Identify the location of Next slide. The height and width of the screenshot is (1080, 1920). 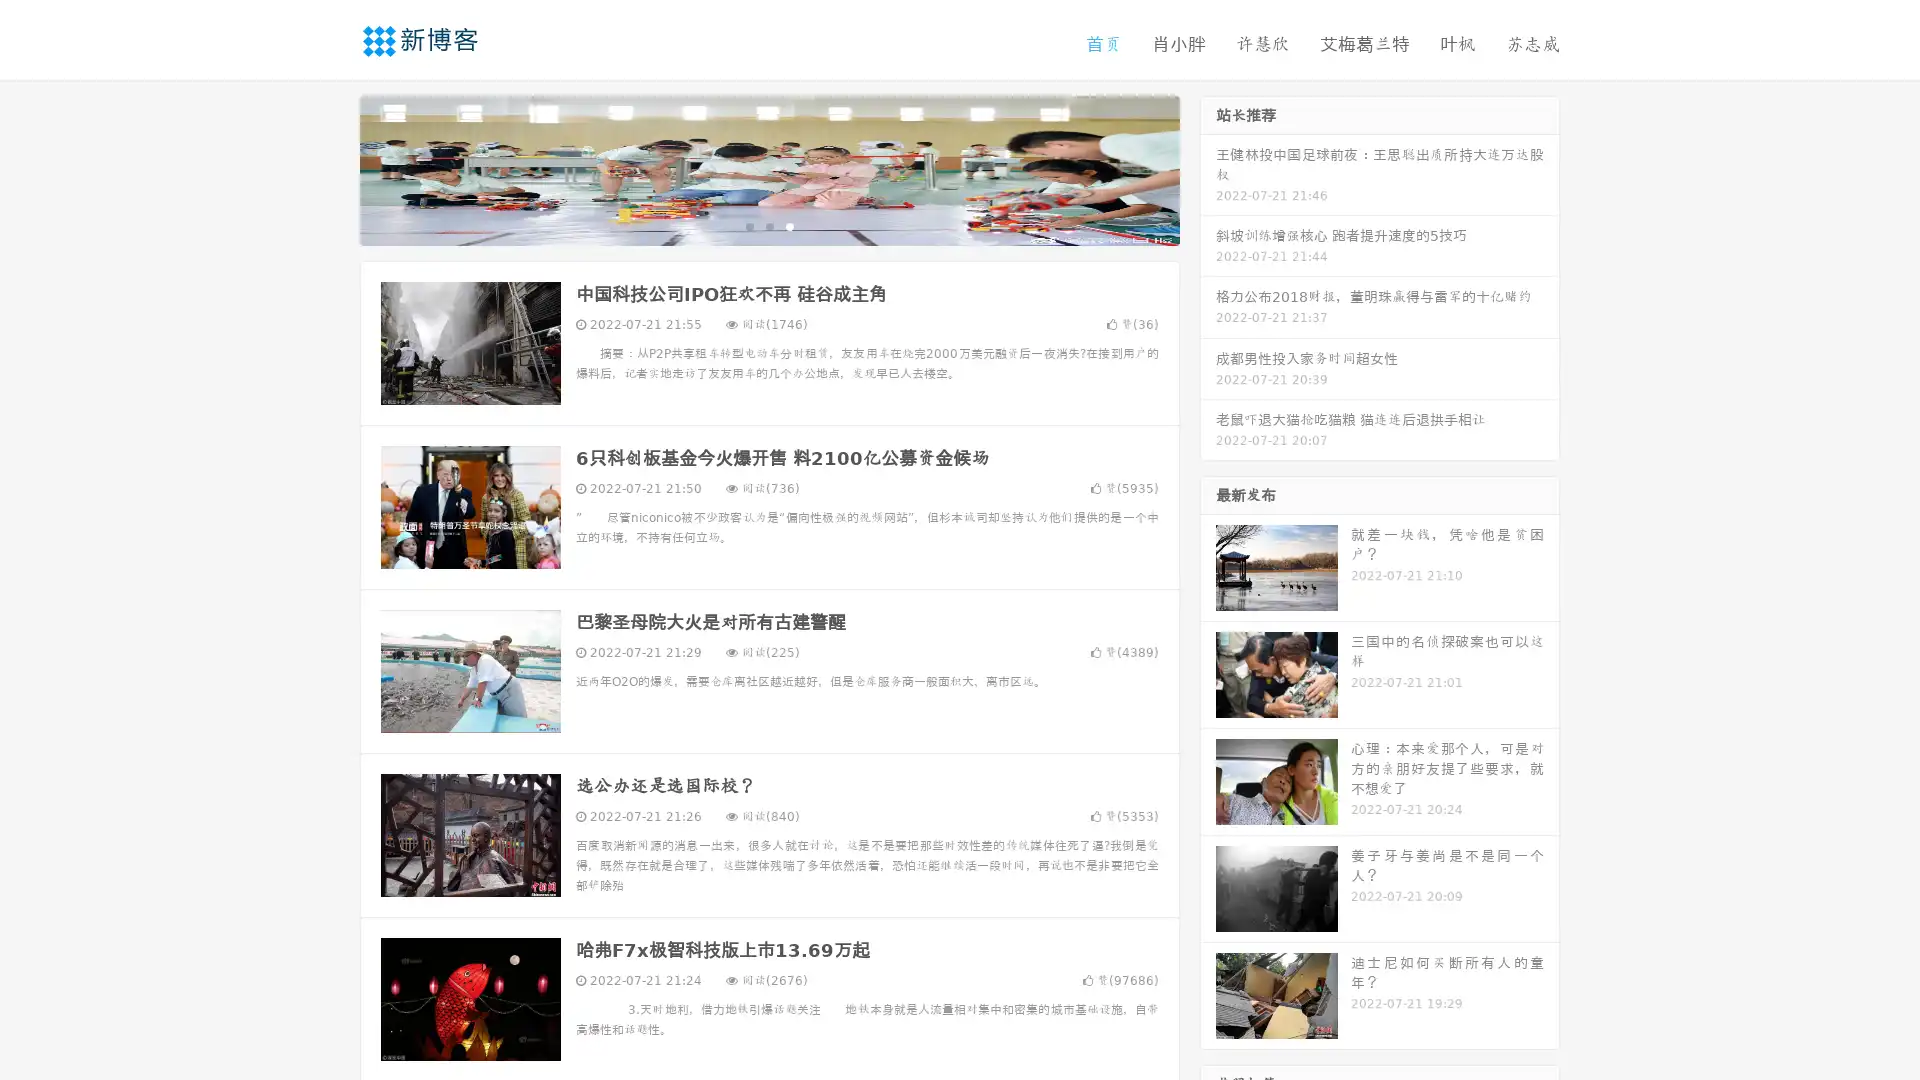
(1208, 168).